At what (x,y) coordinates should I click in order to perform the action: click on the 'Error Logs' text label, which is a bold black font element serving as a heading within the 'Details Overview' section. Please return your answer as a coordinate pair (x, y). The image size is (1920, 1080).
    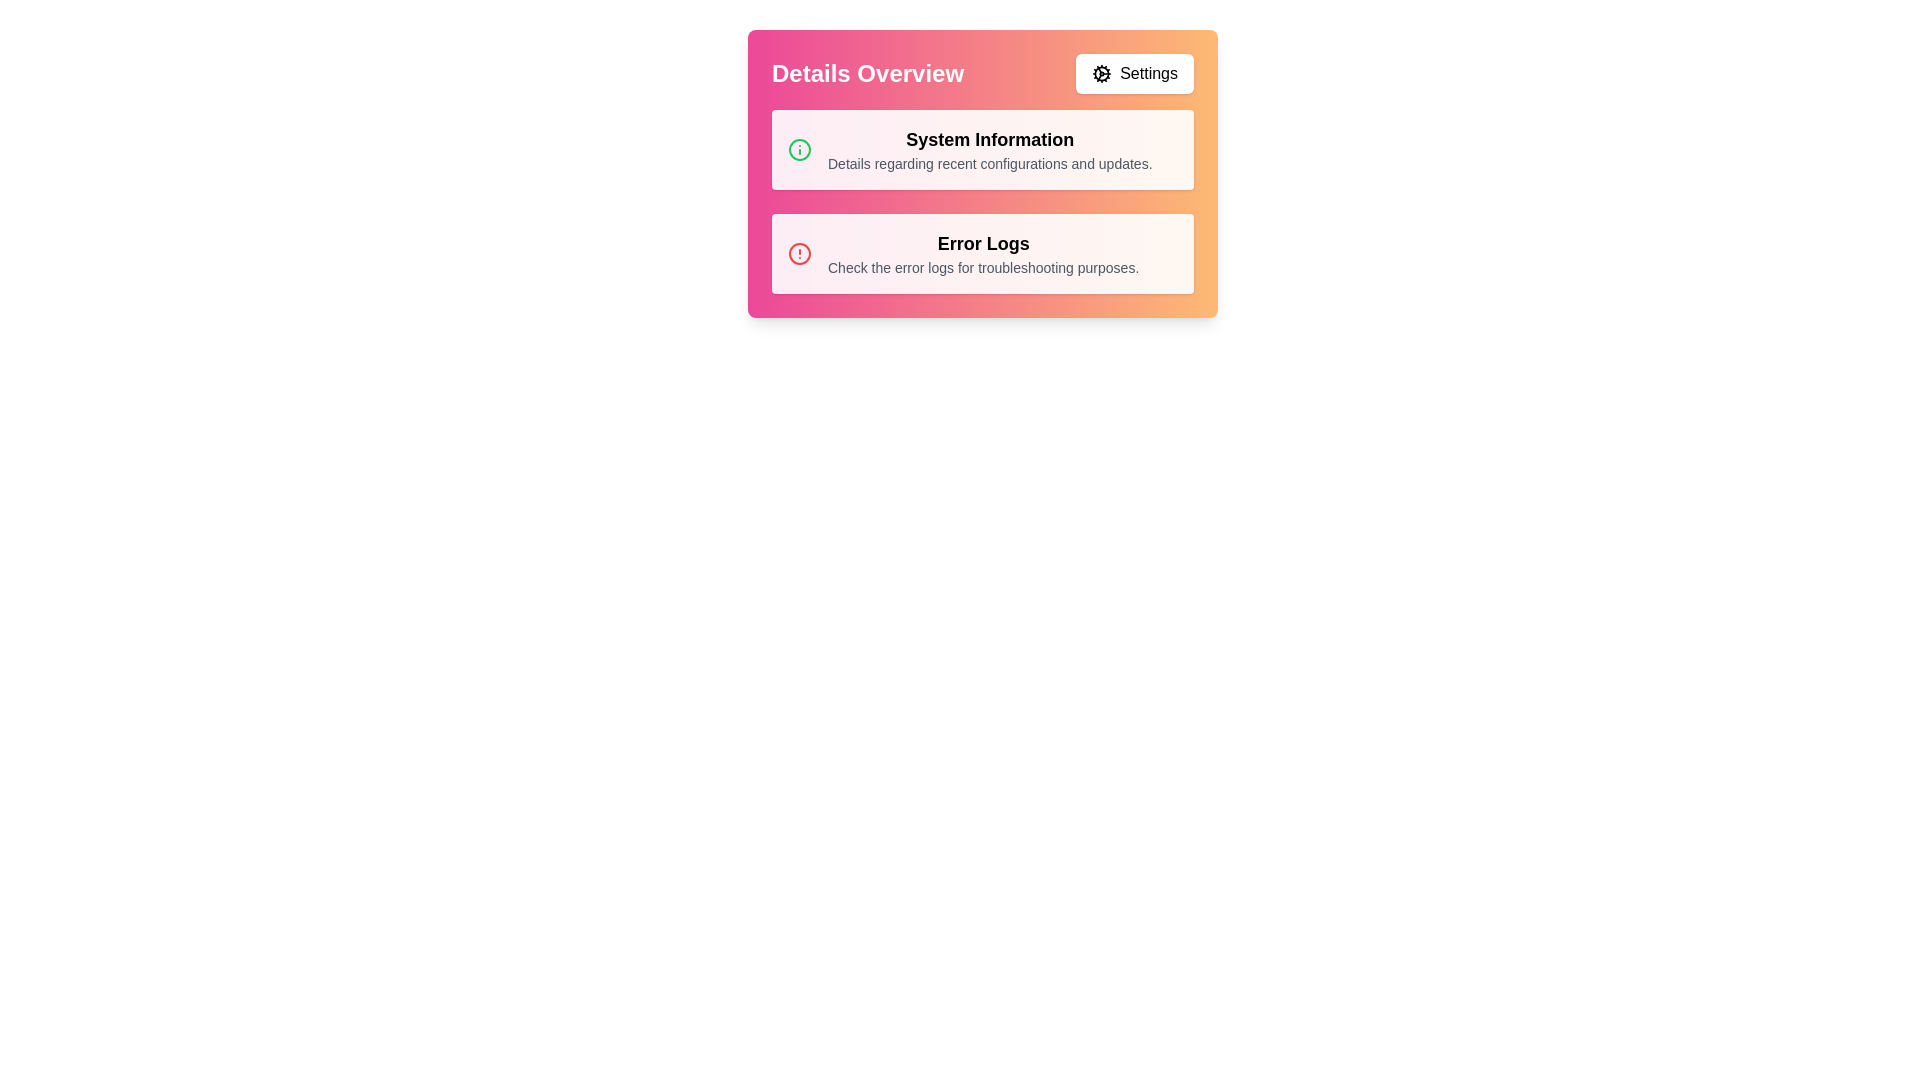
    Looking at the image, I should click on (983, 242).